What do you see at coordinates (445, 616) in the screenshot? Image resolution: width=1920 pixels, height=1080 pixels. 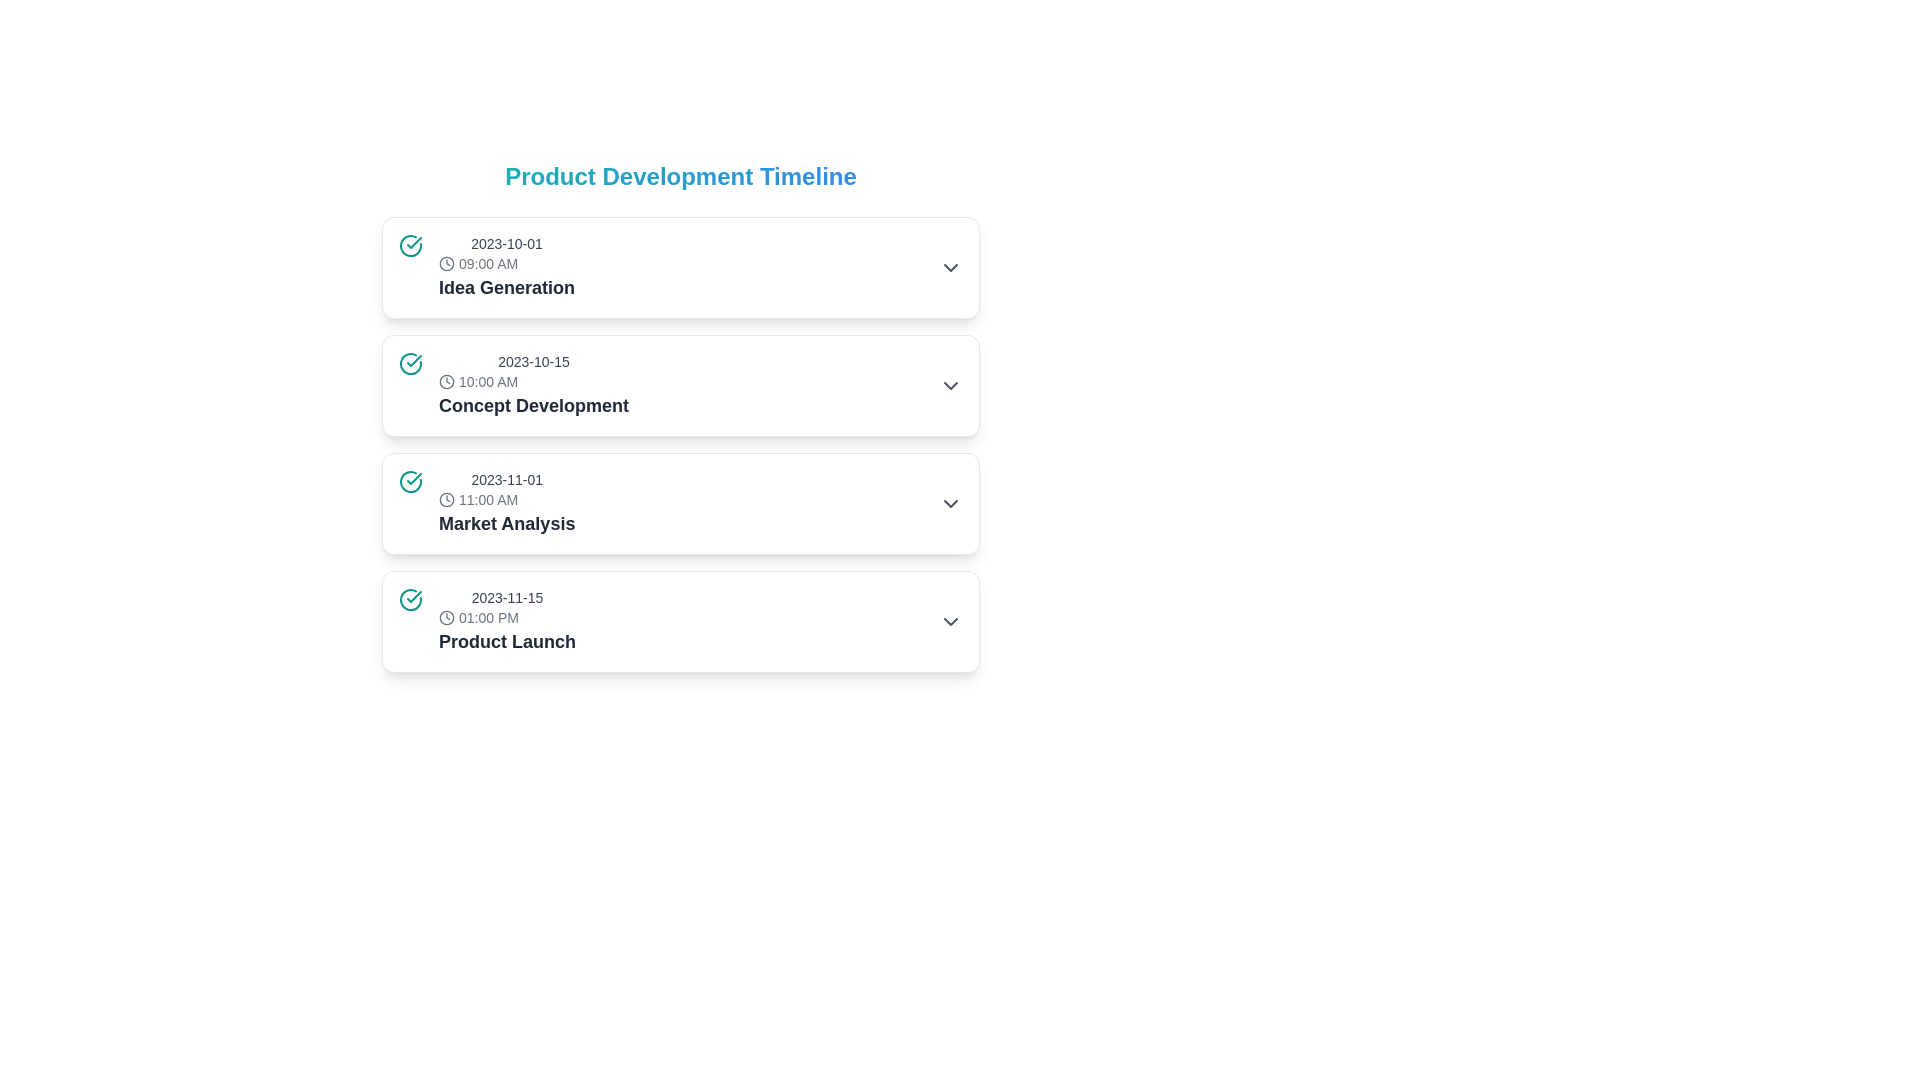 I see `the decorative SVG circle icon located on the far left of the 'Product Launch' row in the timeline interface, next to the date and time text '2023-11-15' and '01:00 PM'` at bounding box center [445, 616].